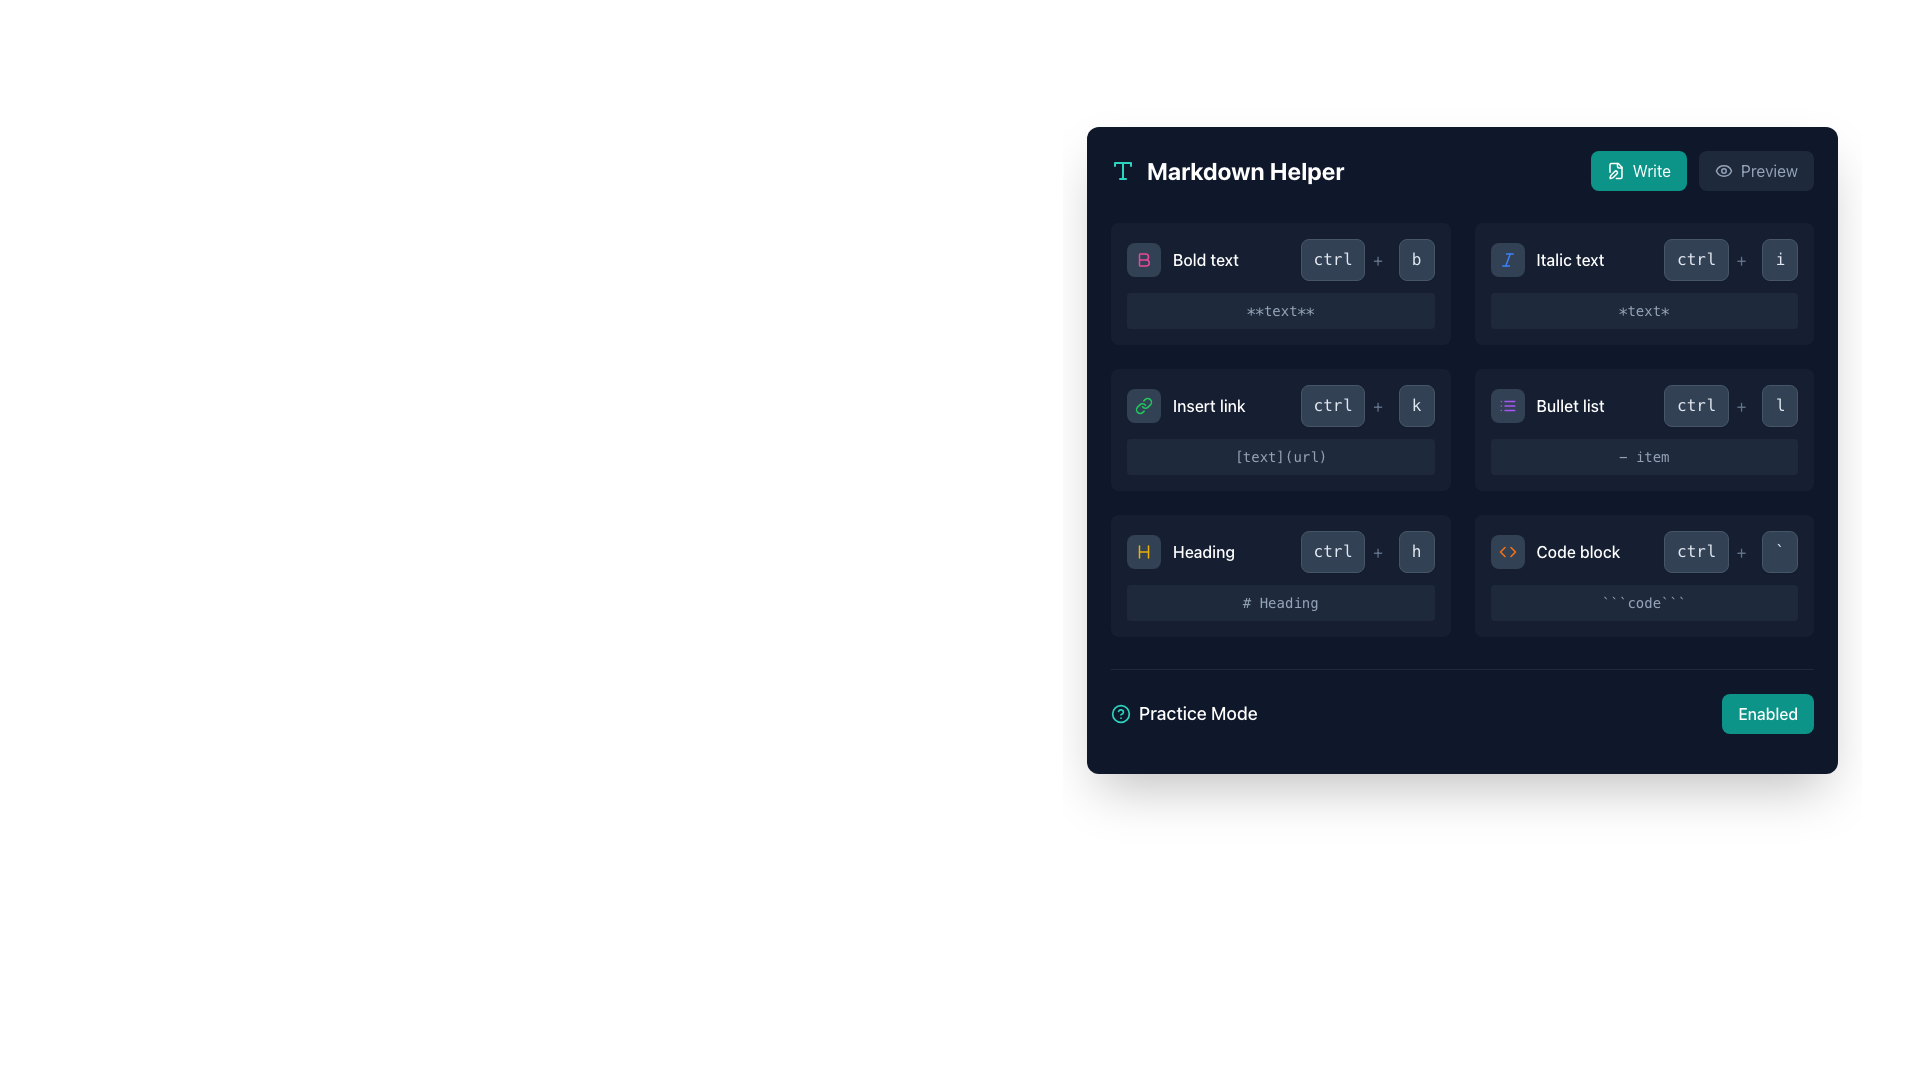 The width and height of the screenshot is (1920, 1080). I want to click on the composite button-like option that allows users to insert a code block, located in the bottom-right section of the grid of options, so click(1644, 551).